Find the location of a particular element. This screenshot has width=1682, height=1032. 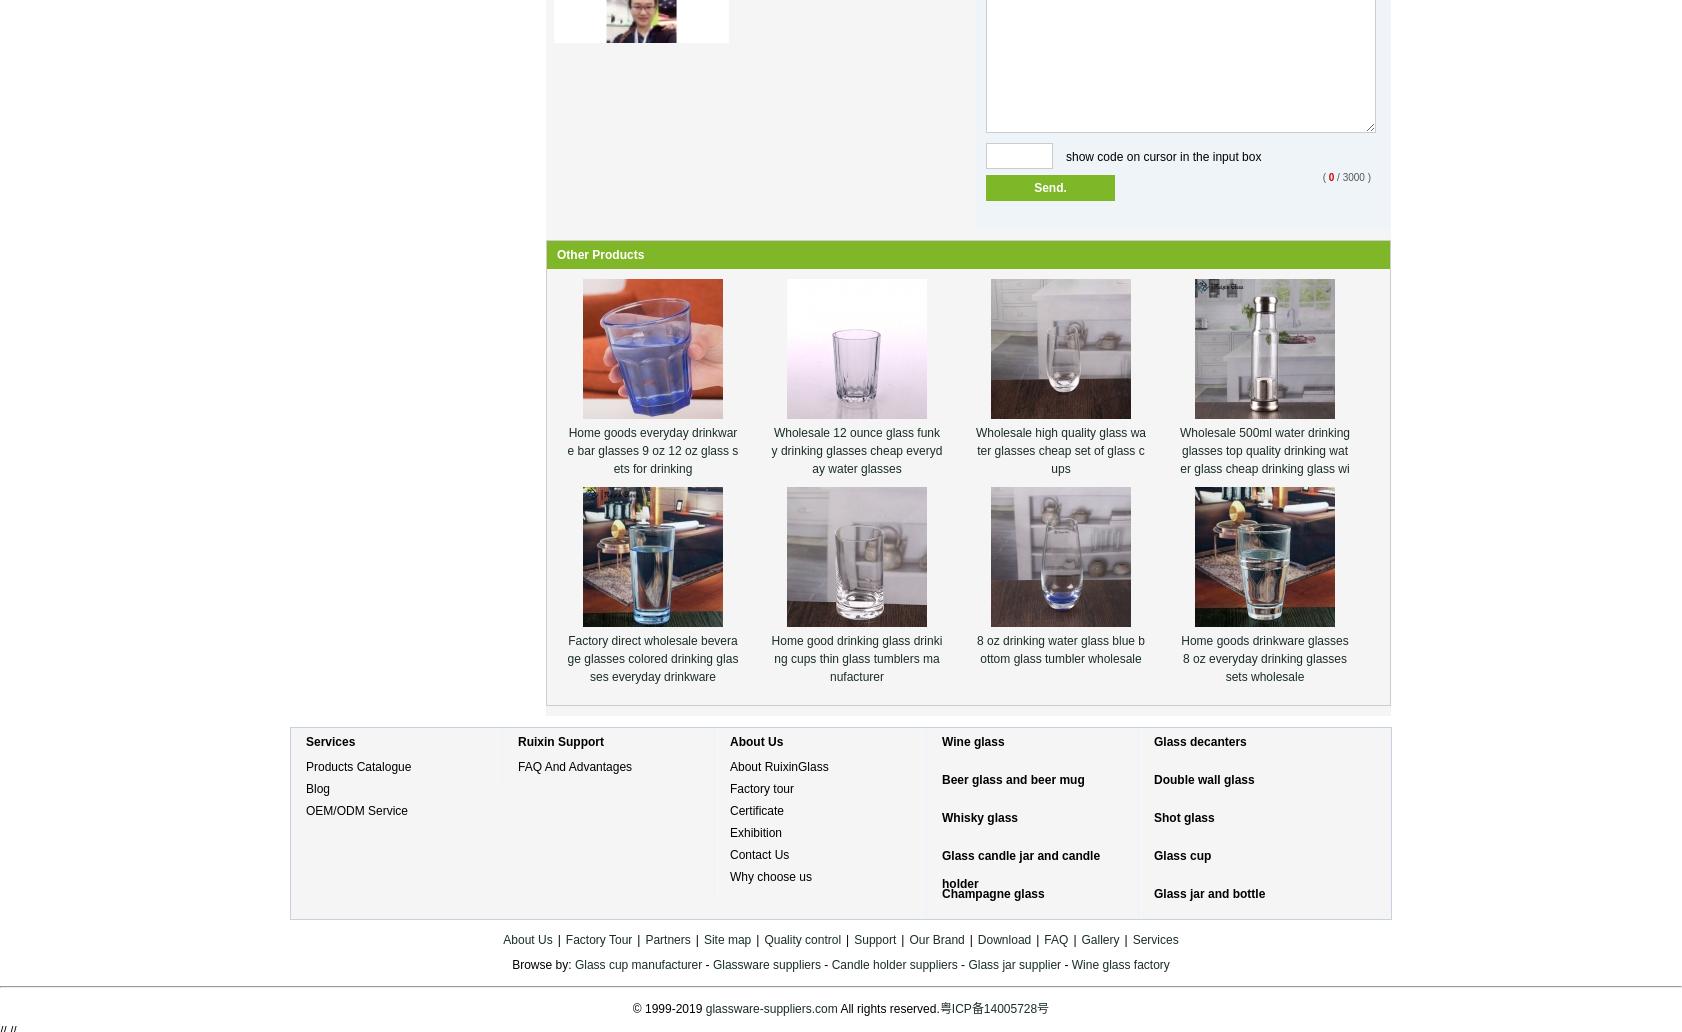

'Glass decanters' is located at coordinates (1153, 741).